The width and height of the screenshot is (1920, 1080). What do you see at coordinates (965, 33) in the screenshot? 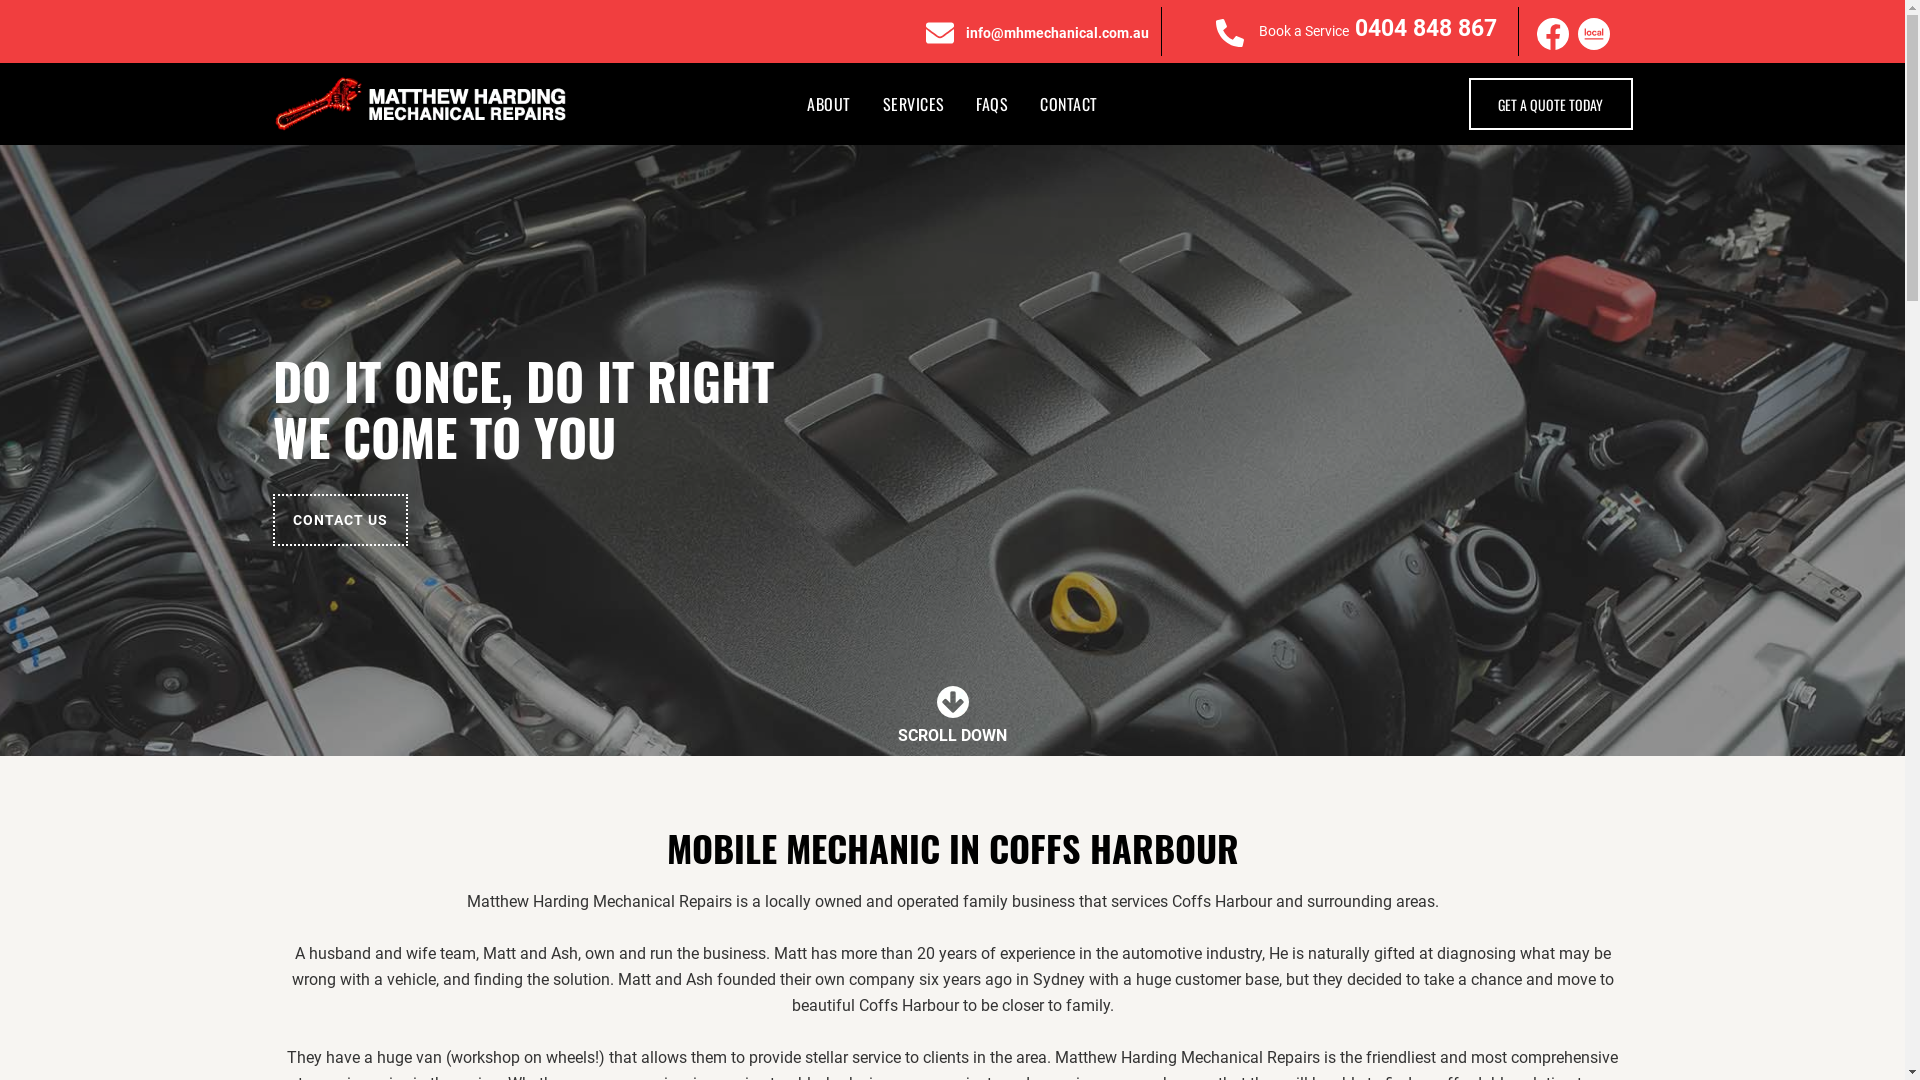
I see `'info@mhmechanical.com.au'` at bounding box center [965, 33].